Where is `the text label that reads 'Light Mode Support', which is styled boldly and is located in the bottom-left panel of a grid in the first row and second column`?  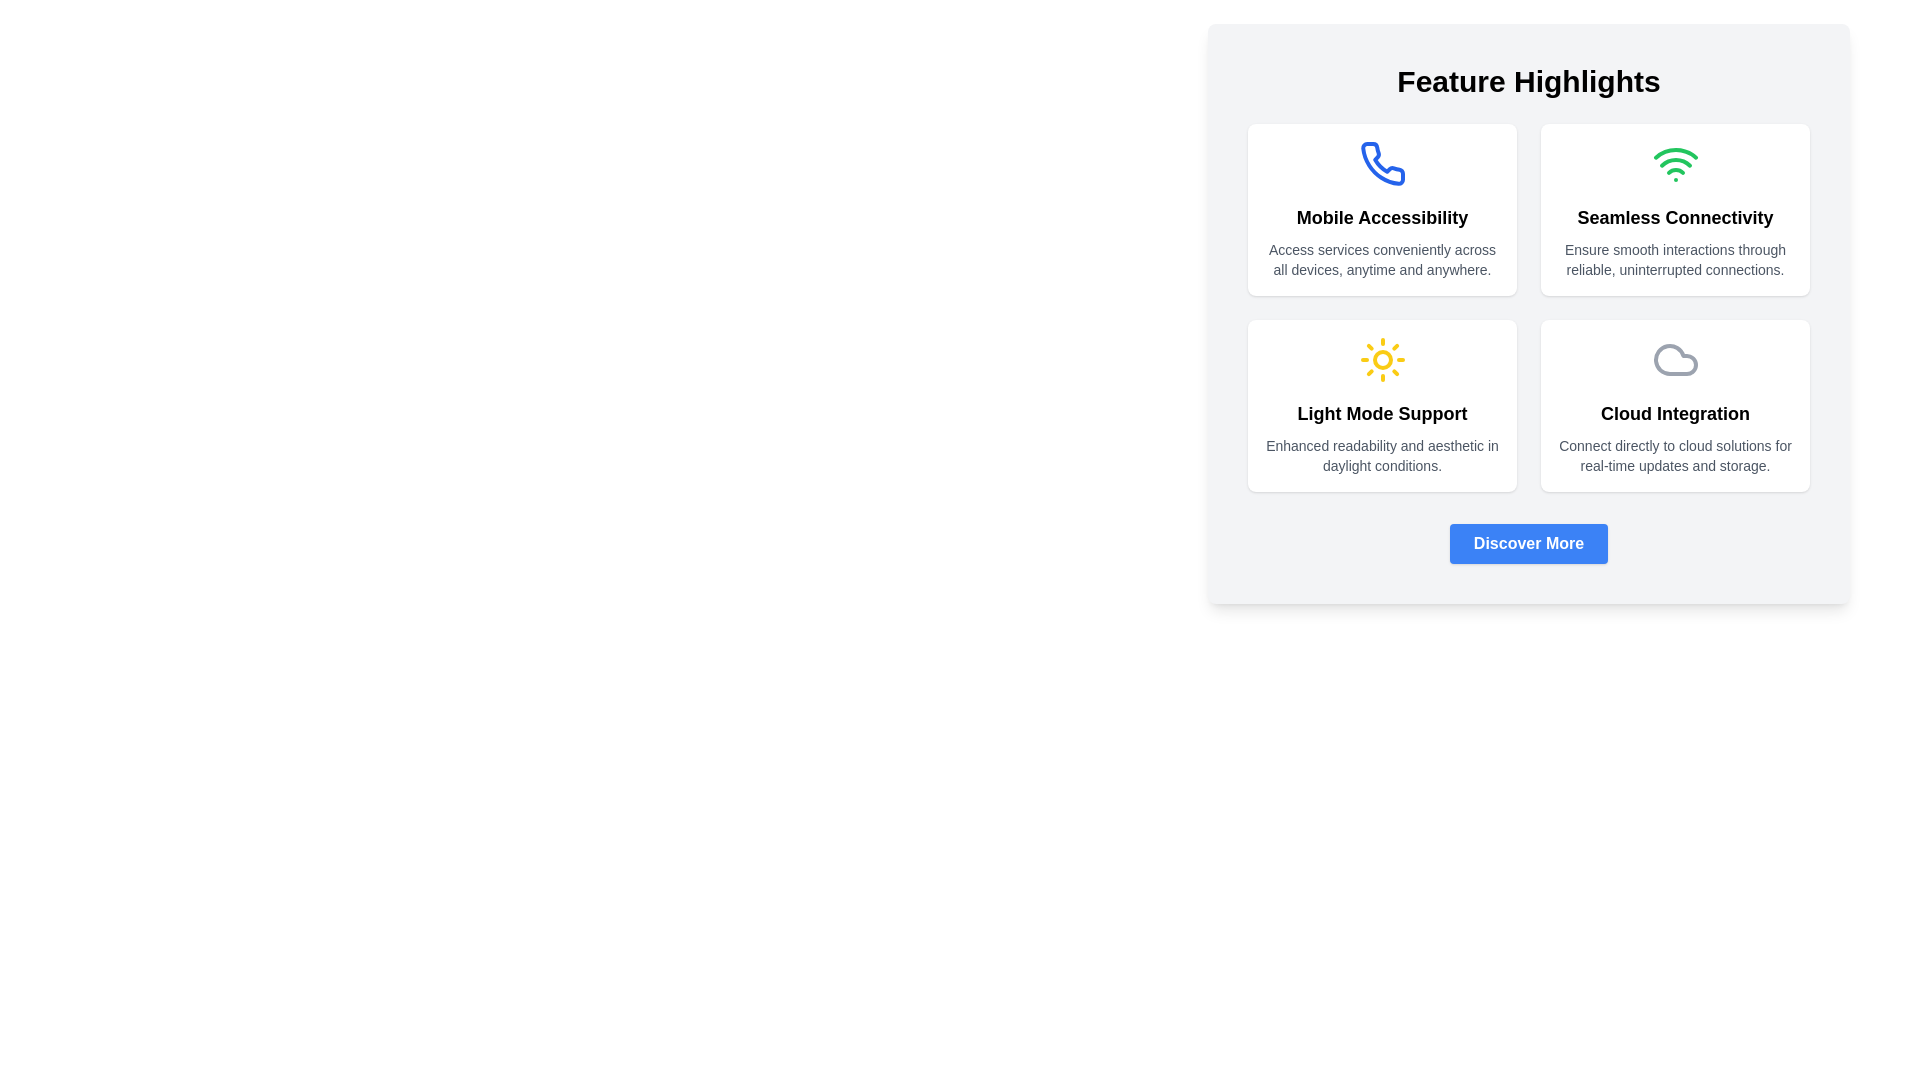 the text label that reads 'Light Mode Support', which is styled boldly and is located in the bottom-left panel of a grid in the first row and second column is located at coordinates (1381, 412).